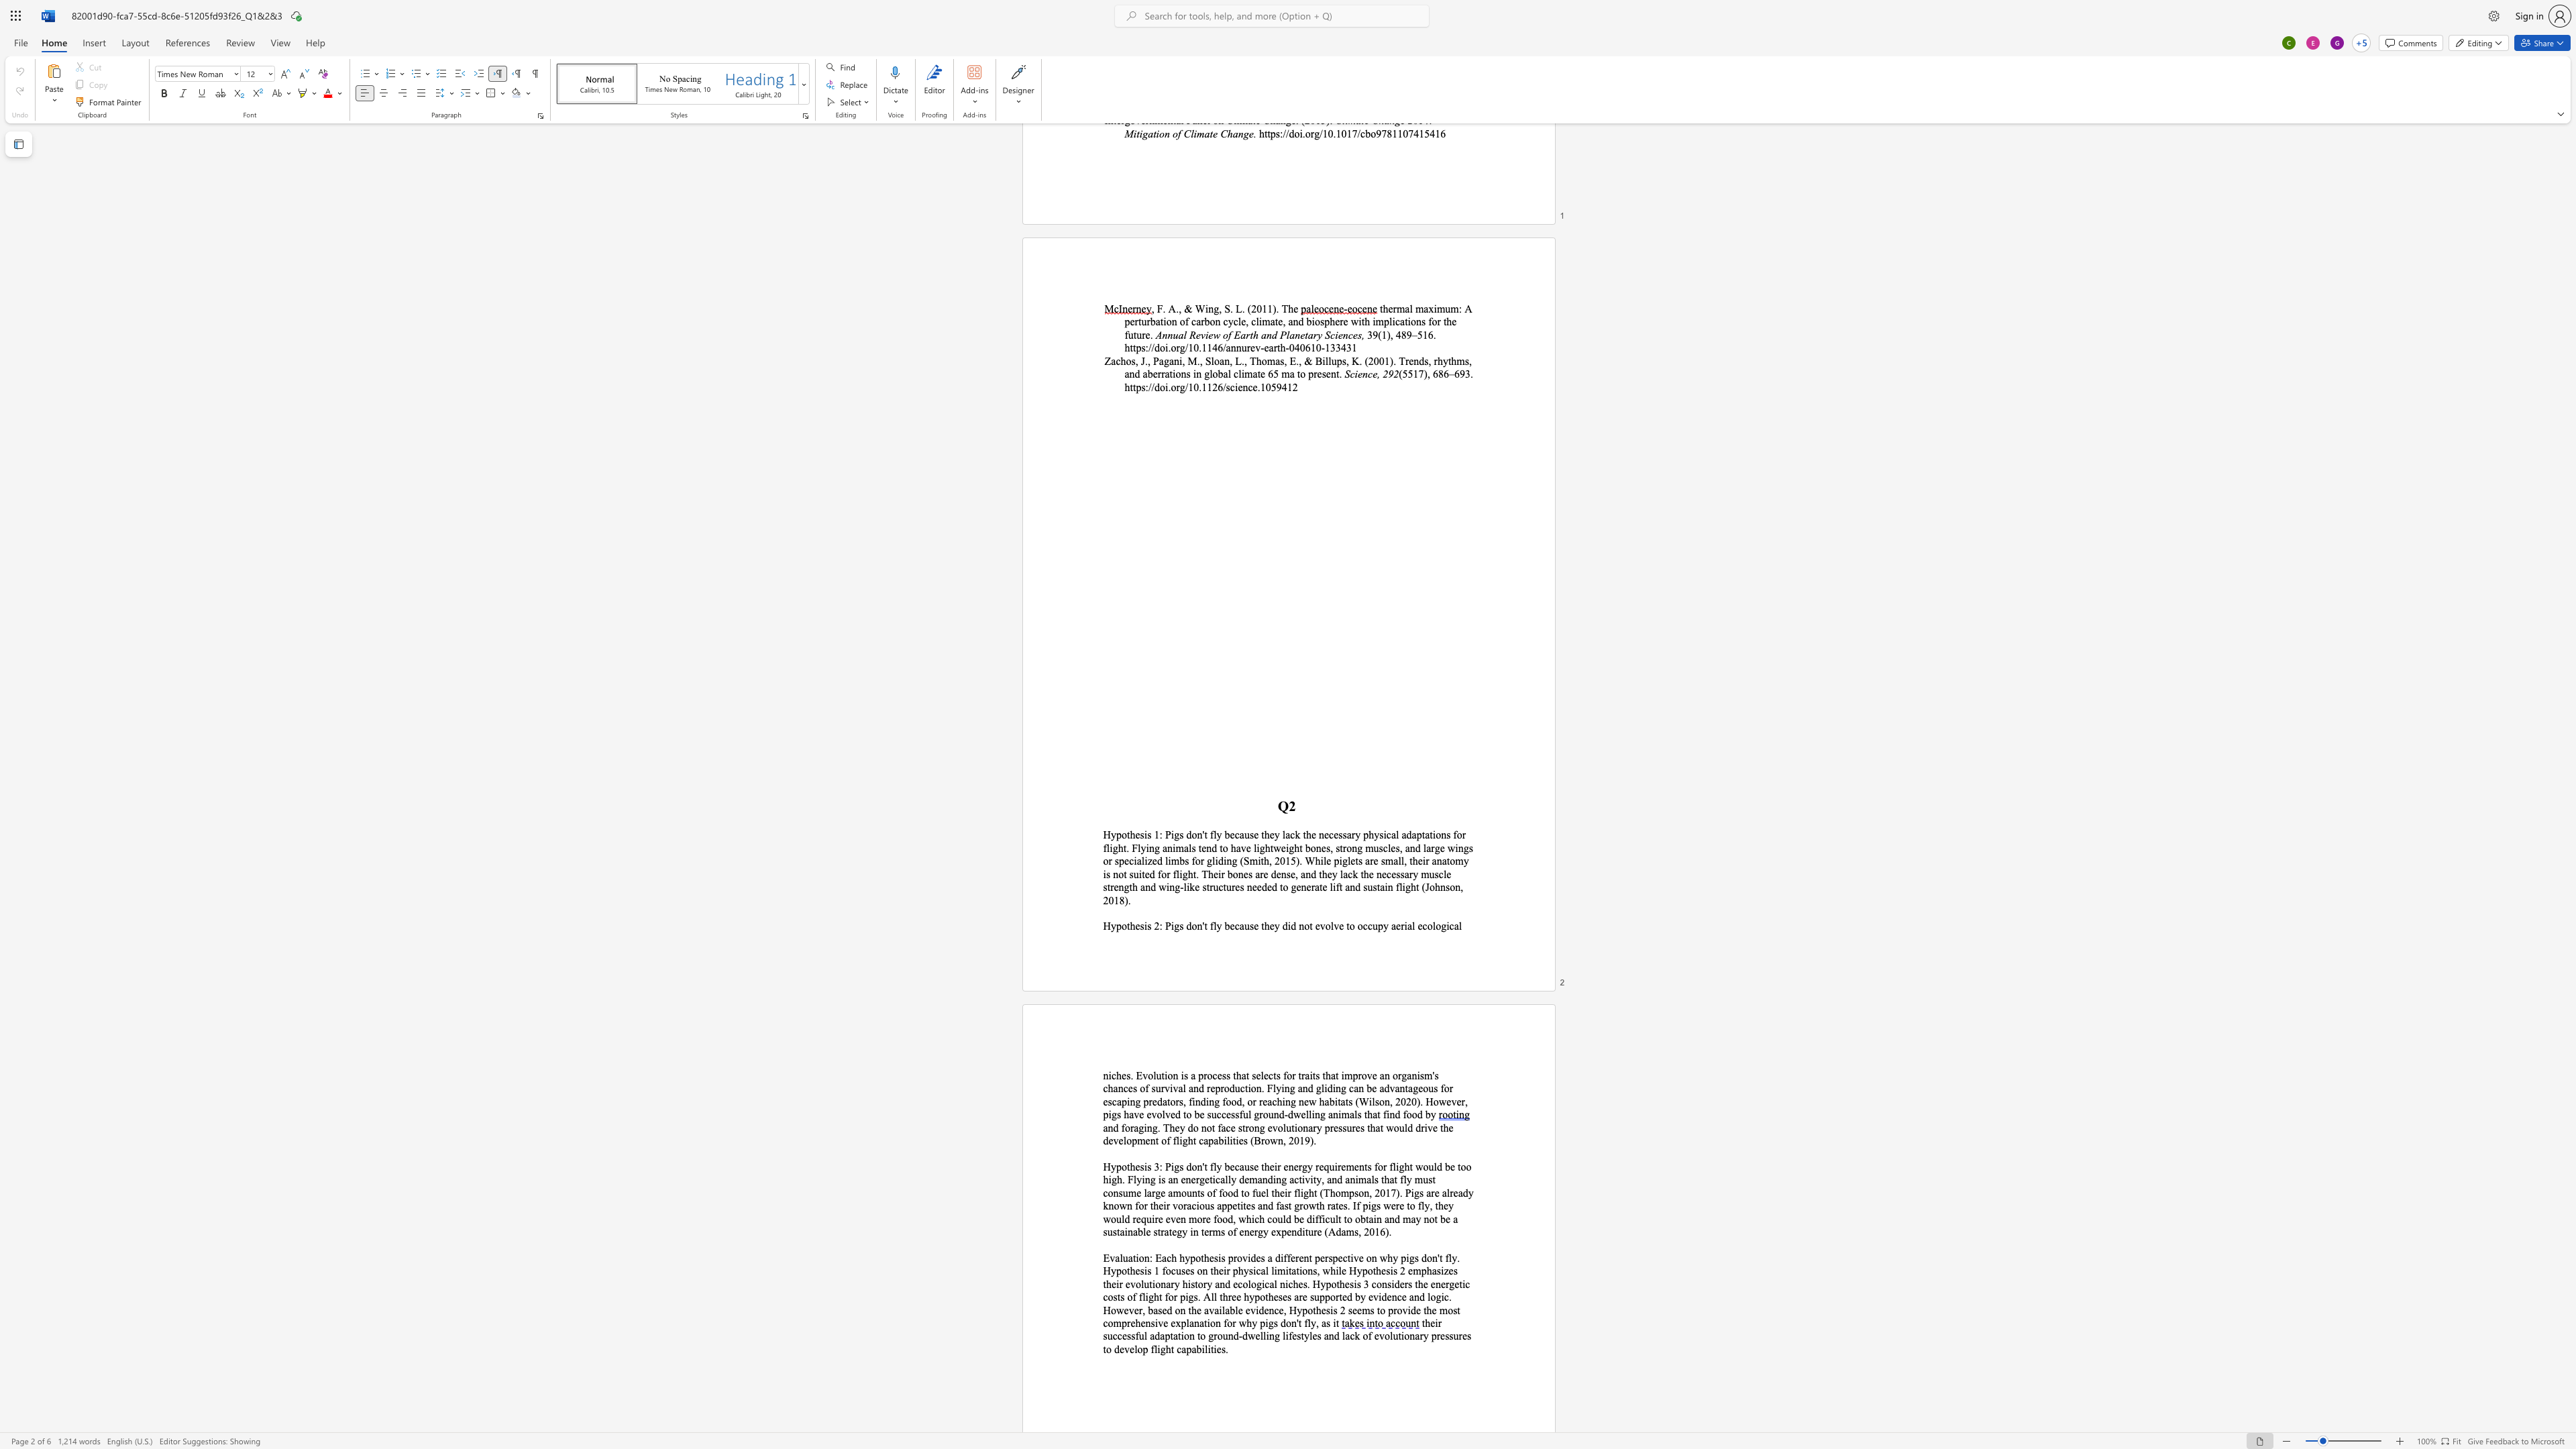  What do you see at coordinates (1107, 924) in the screenshot?
I see `the 1th character "H" in the text` at bounding box center [1107, 924].